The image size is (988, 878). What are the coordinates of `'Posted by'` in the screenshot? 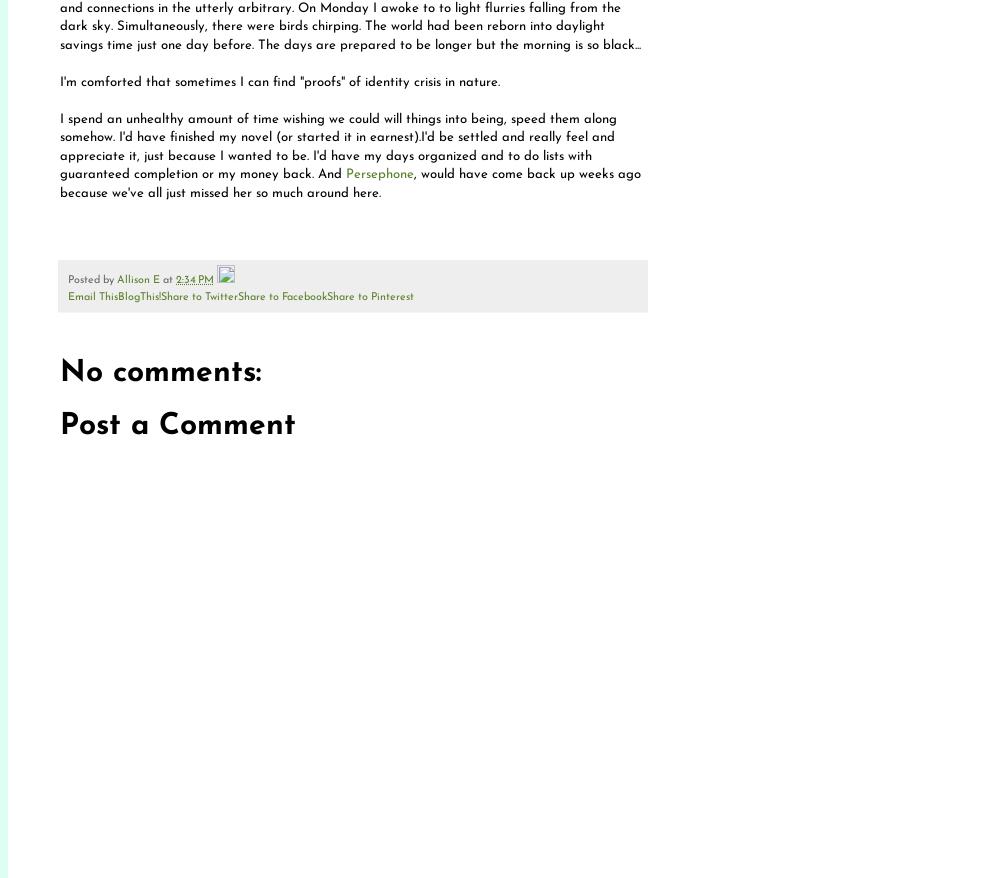 It's located at (92, 279).